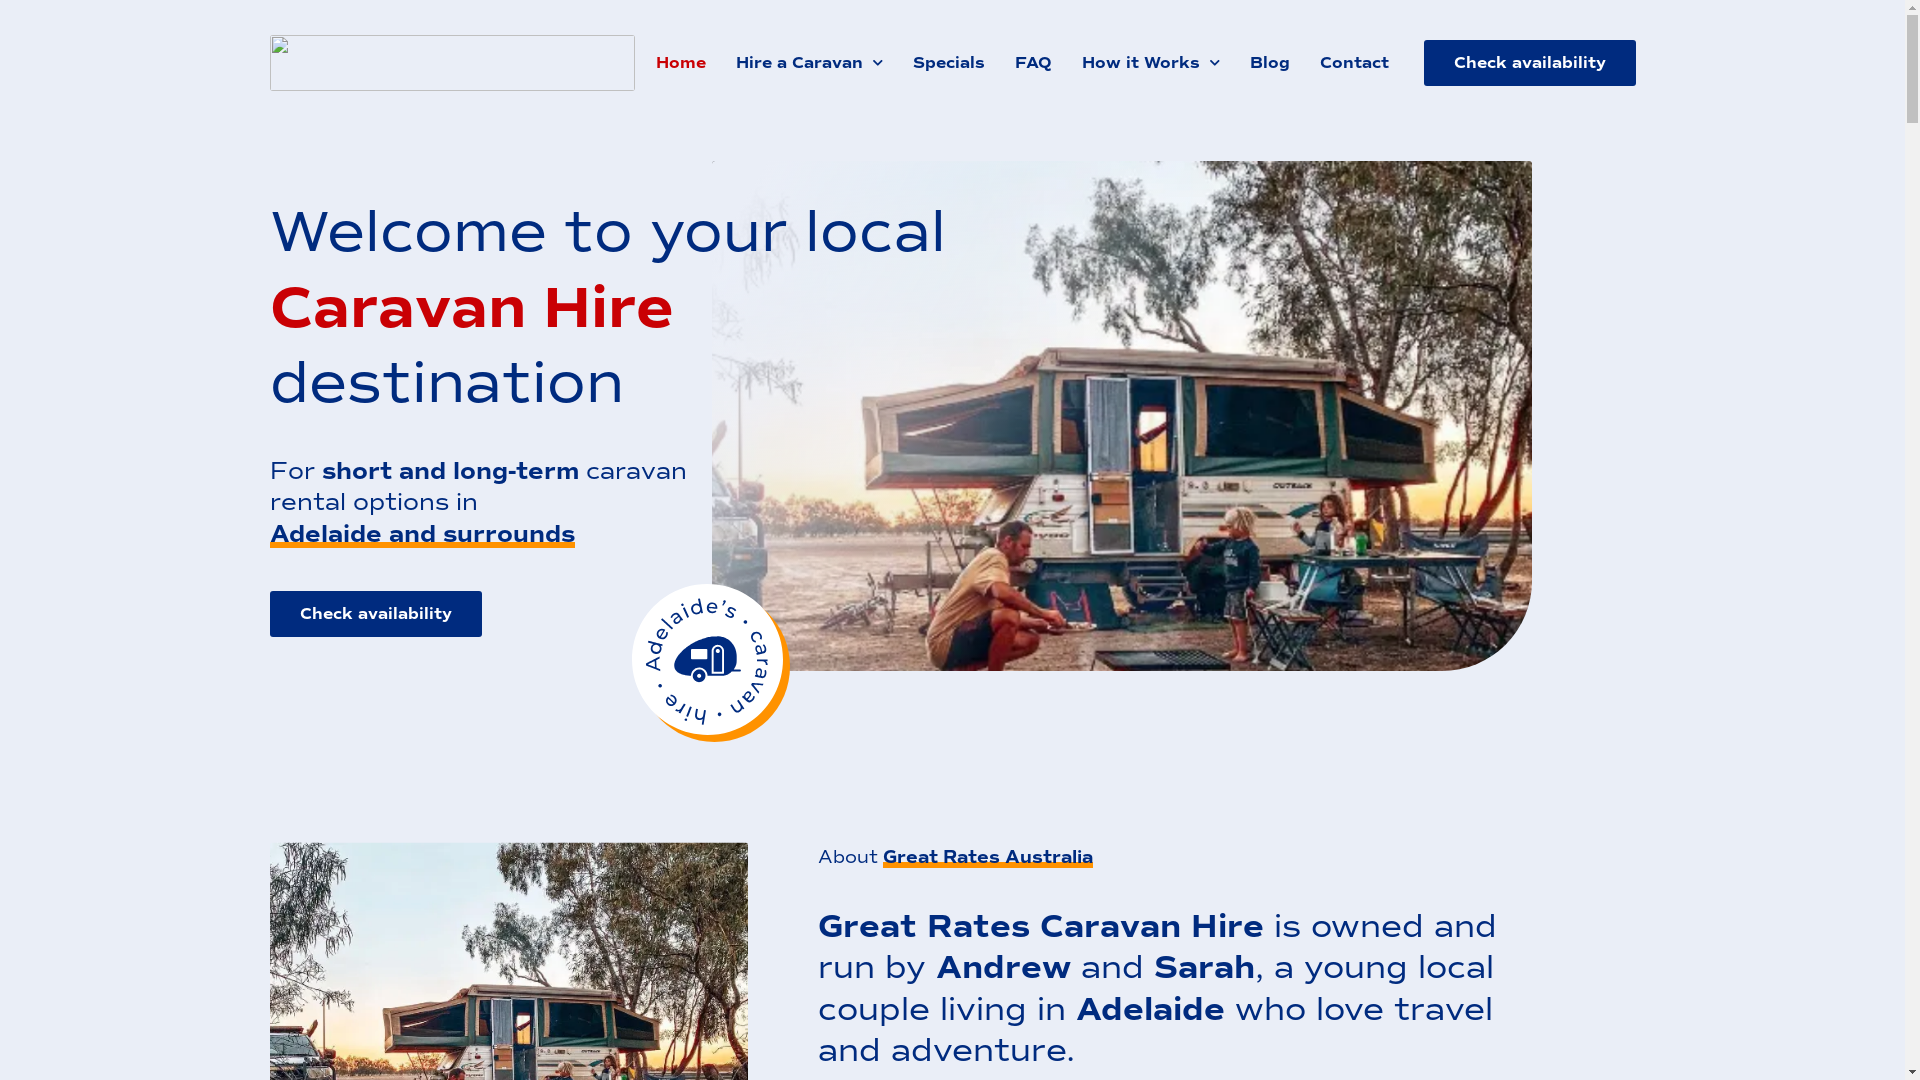 Image resolution: width=1920 pixels, height=1080 pixels. Describe the element at coordinates (808, 61) in the screenshot. I see `'Hire a Caravan'` at that location.